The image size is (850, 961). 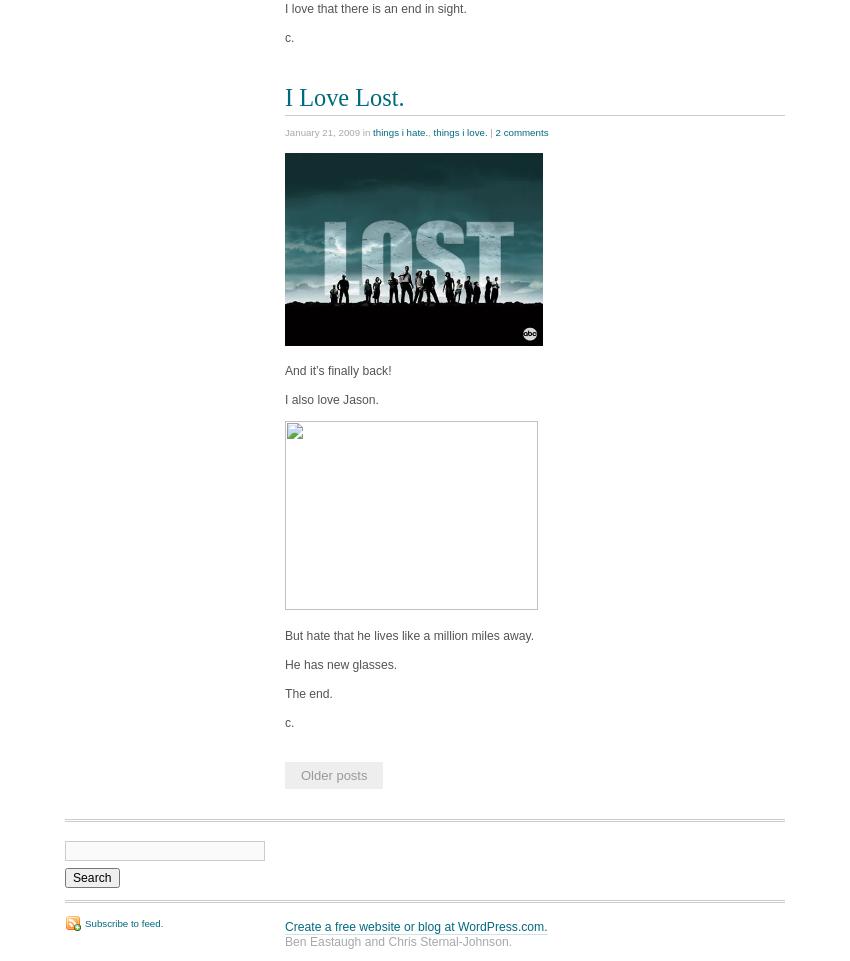 What do you see at coordinates (284, 97) in the screenshot?
I see `'I Love Lost.'` at bounding box center [284, 97].